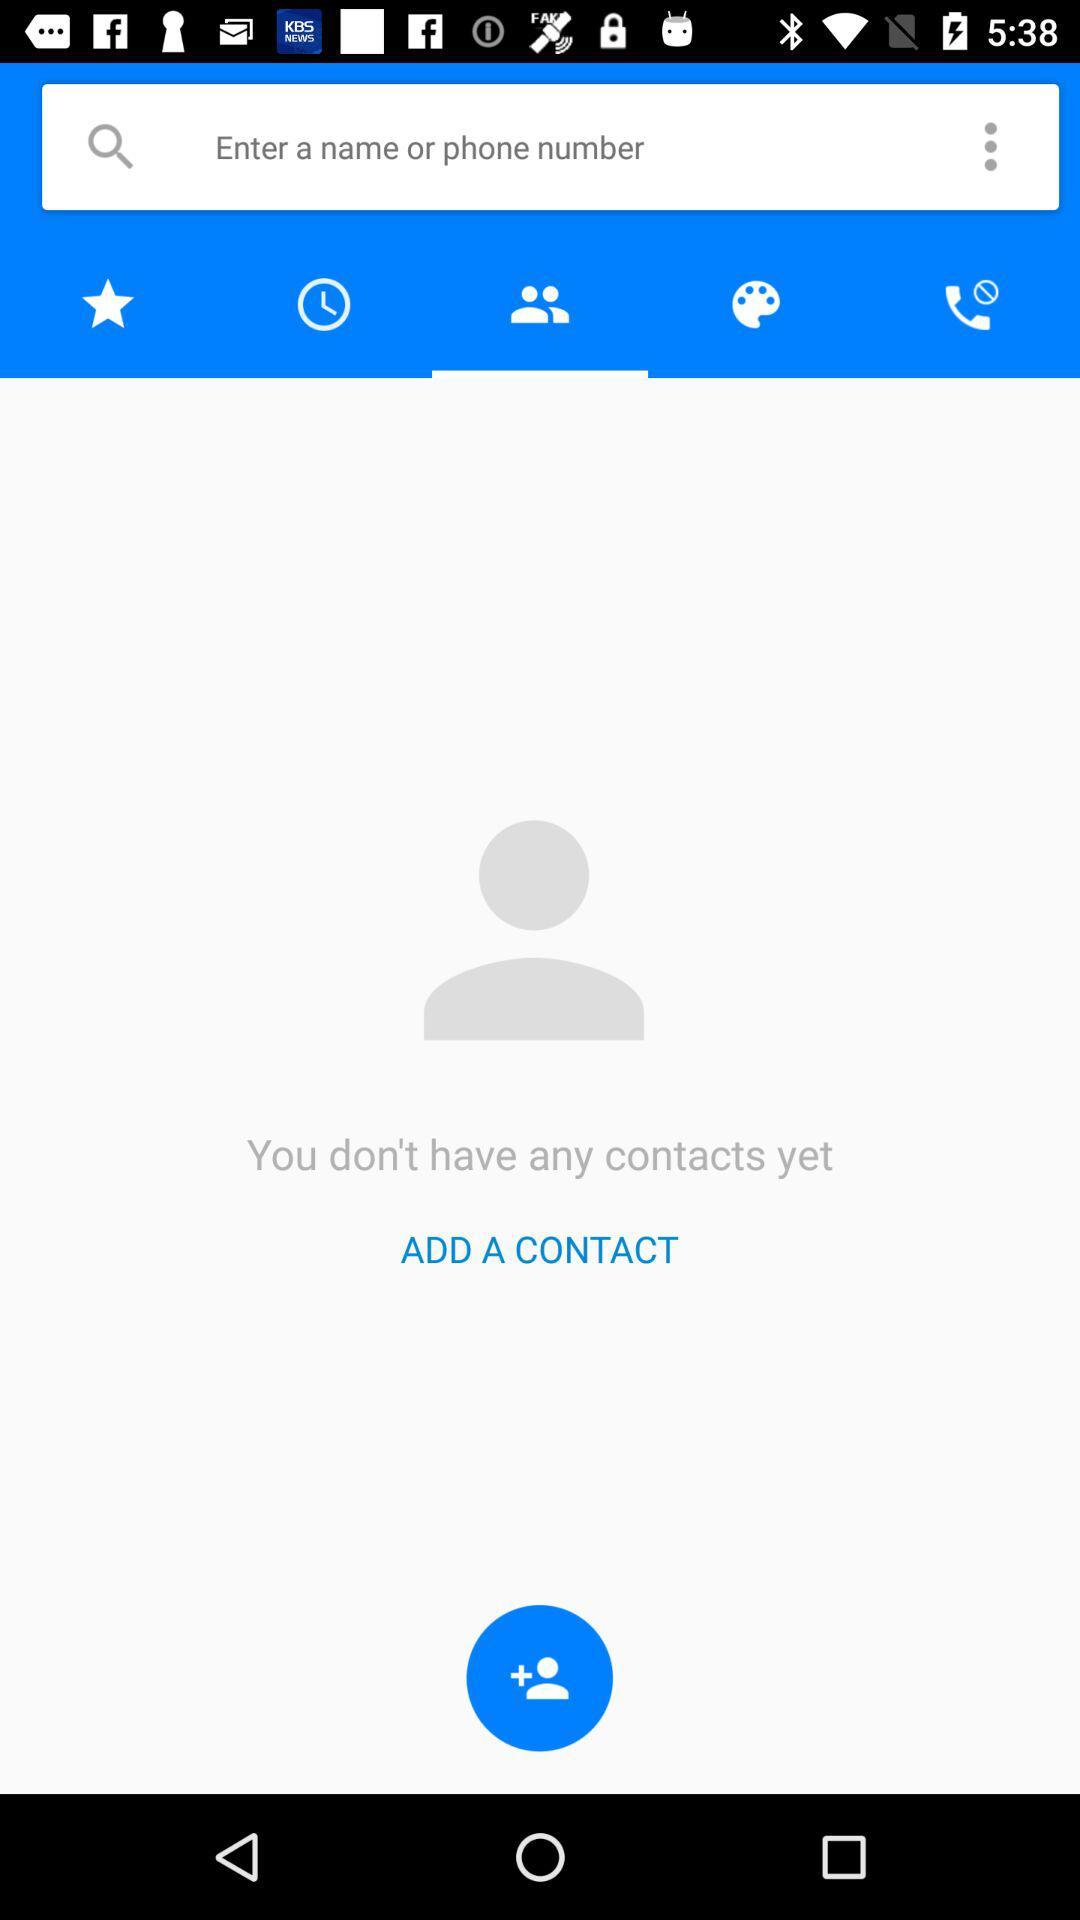 The width and height of the screenshot is (1080, 1920). I want to click on app below add a contact app, so click(540, 1678).